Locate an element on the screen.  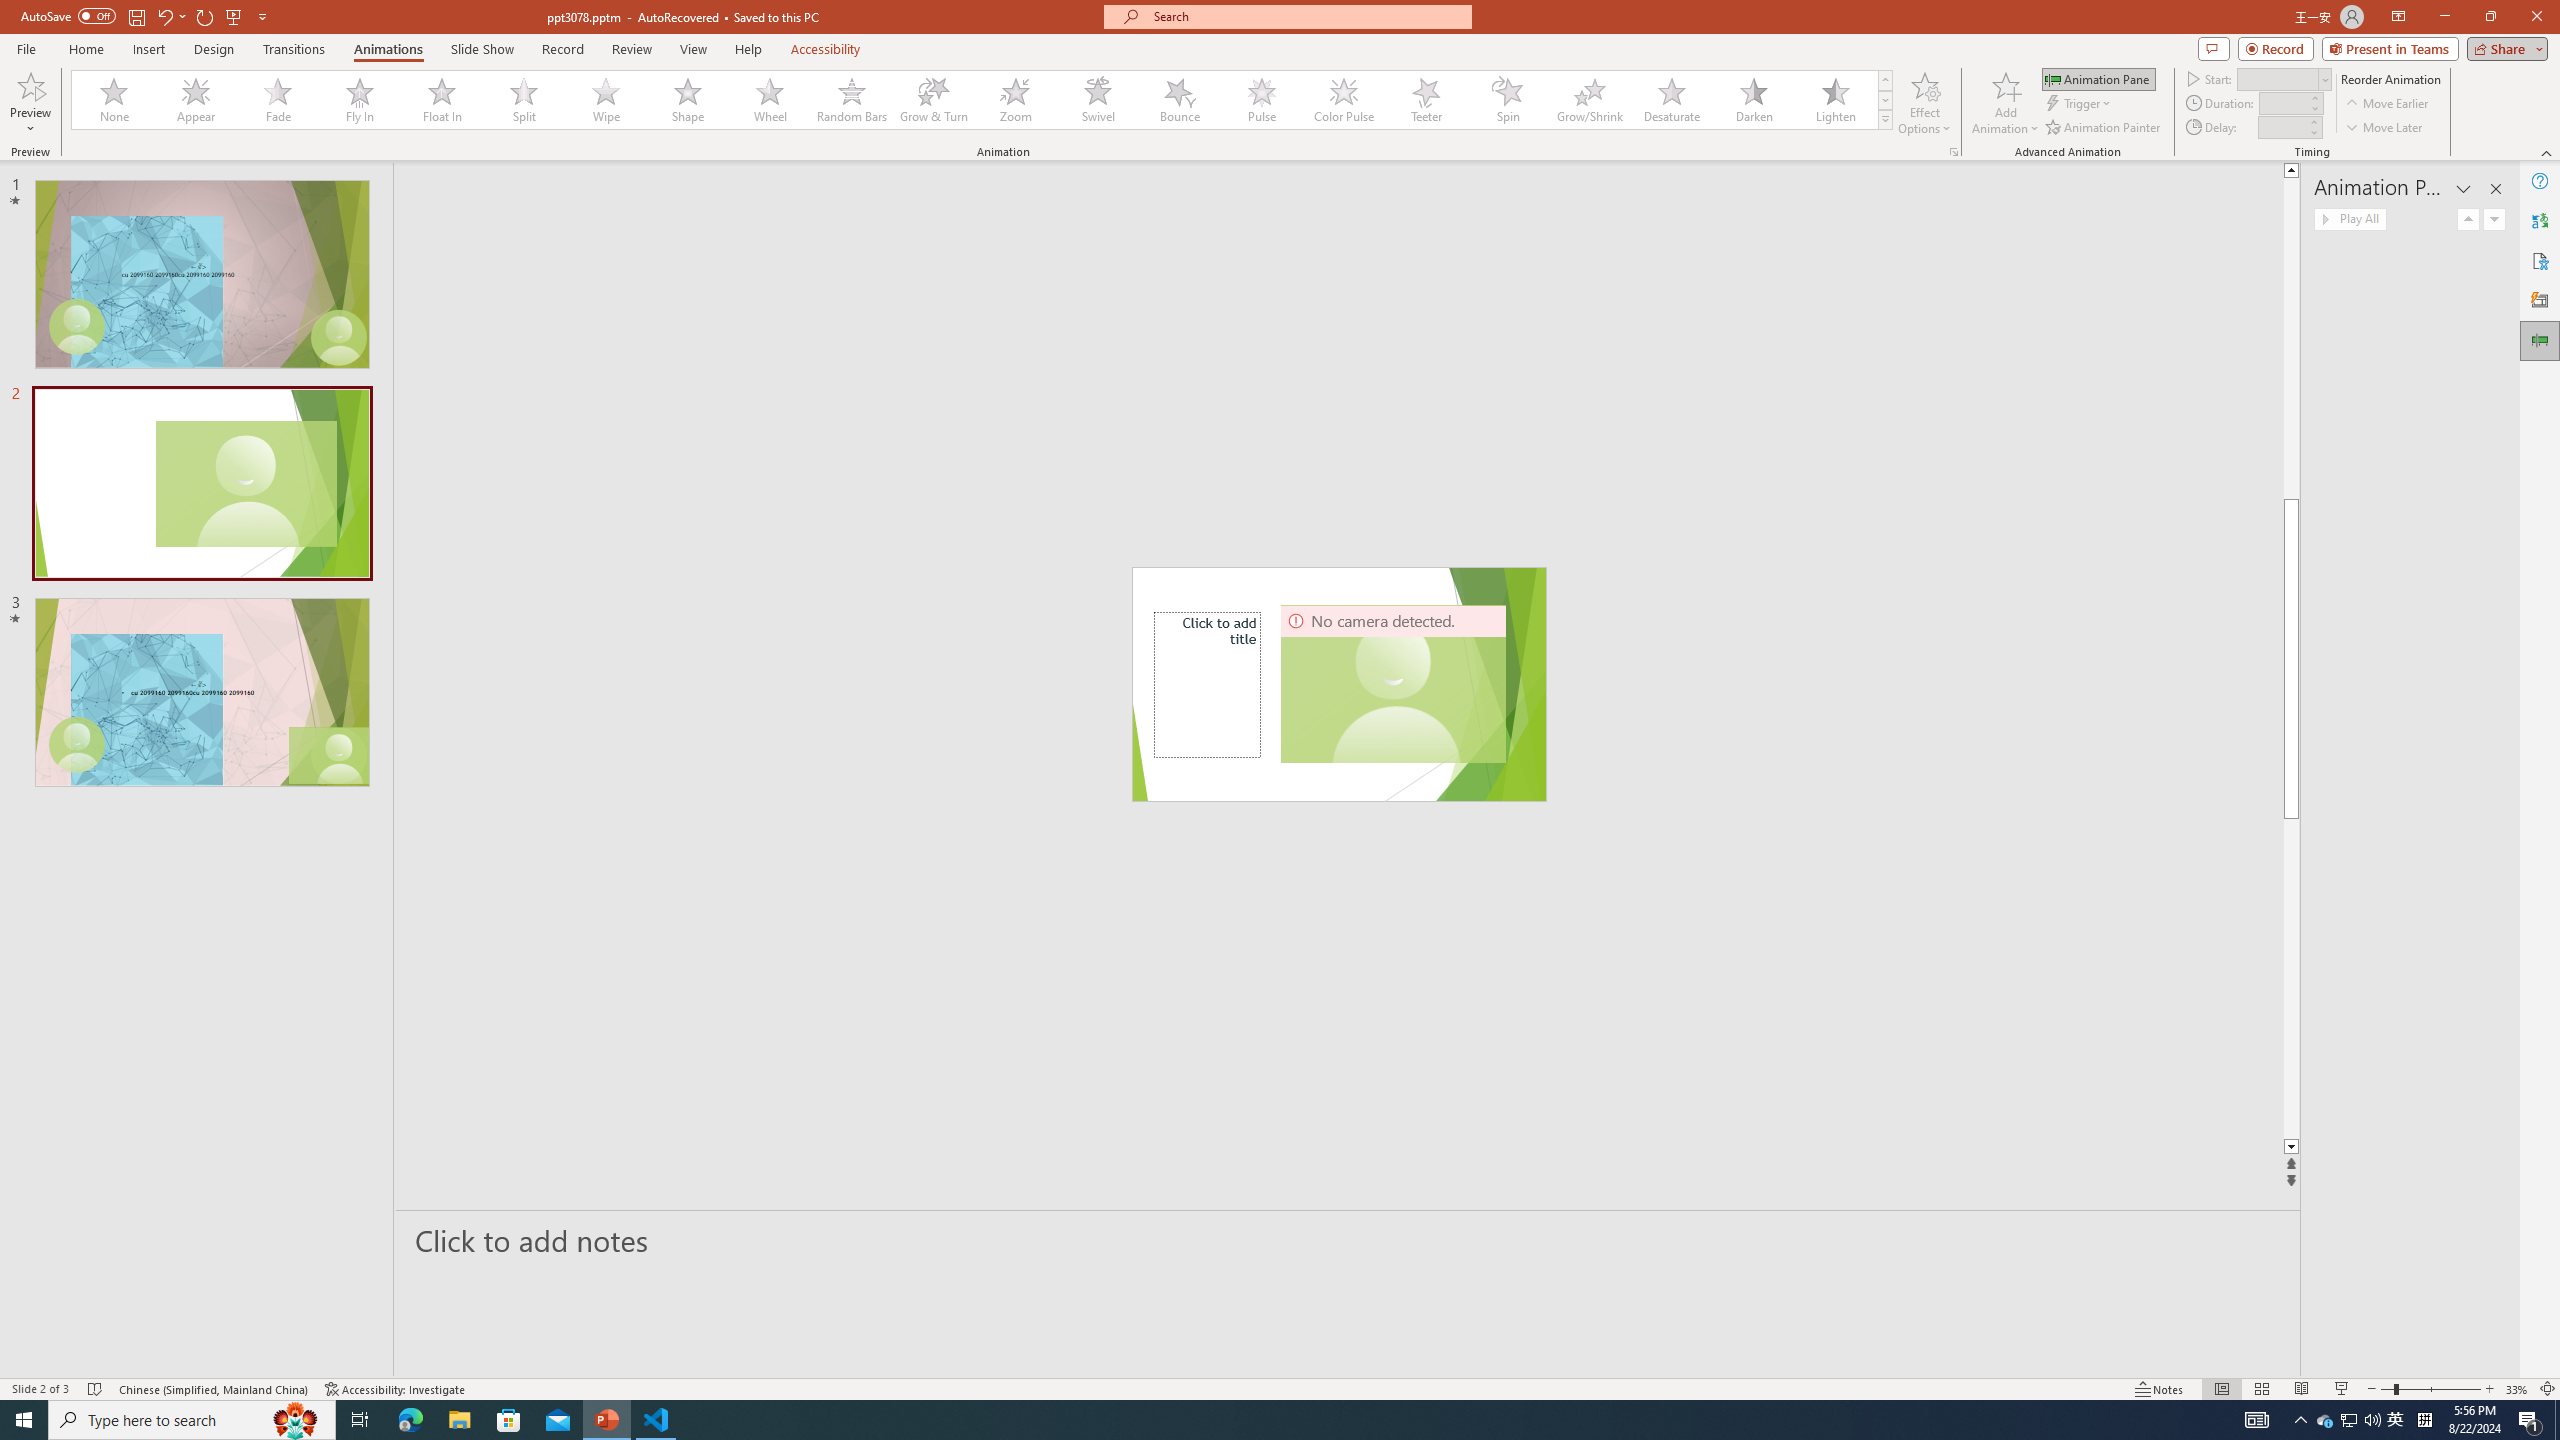
'AutomationID: AnimationGallery' is located at coordinates (982, 99).